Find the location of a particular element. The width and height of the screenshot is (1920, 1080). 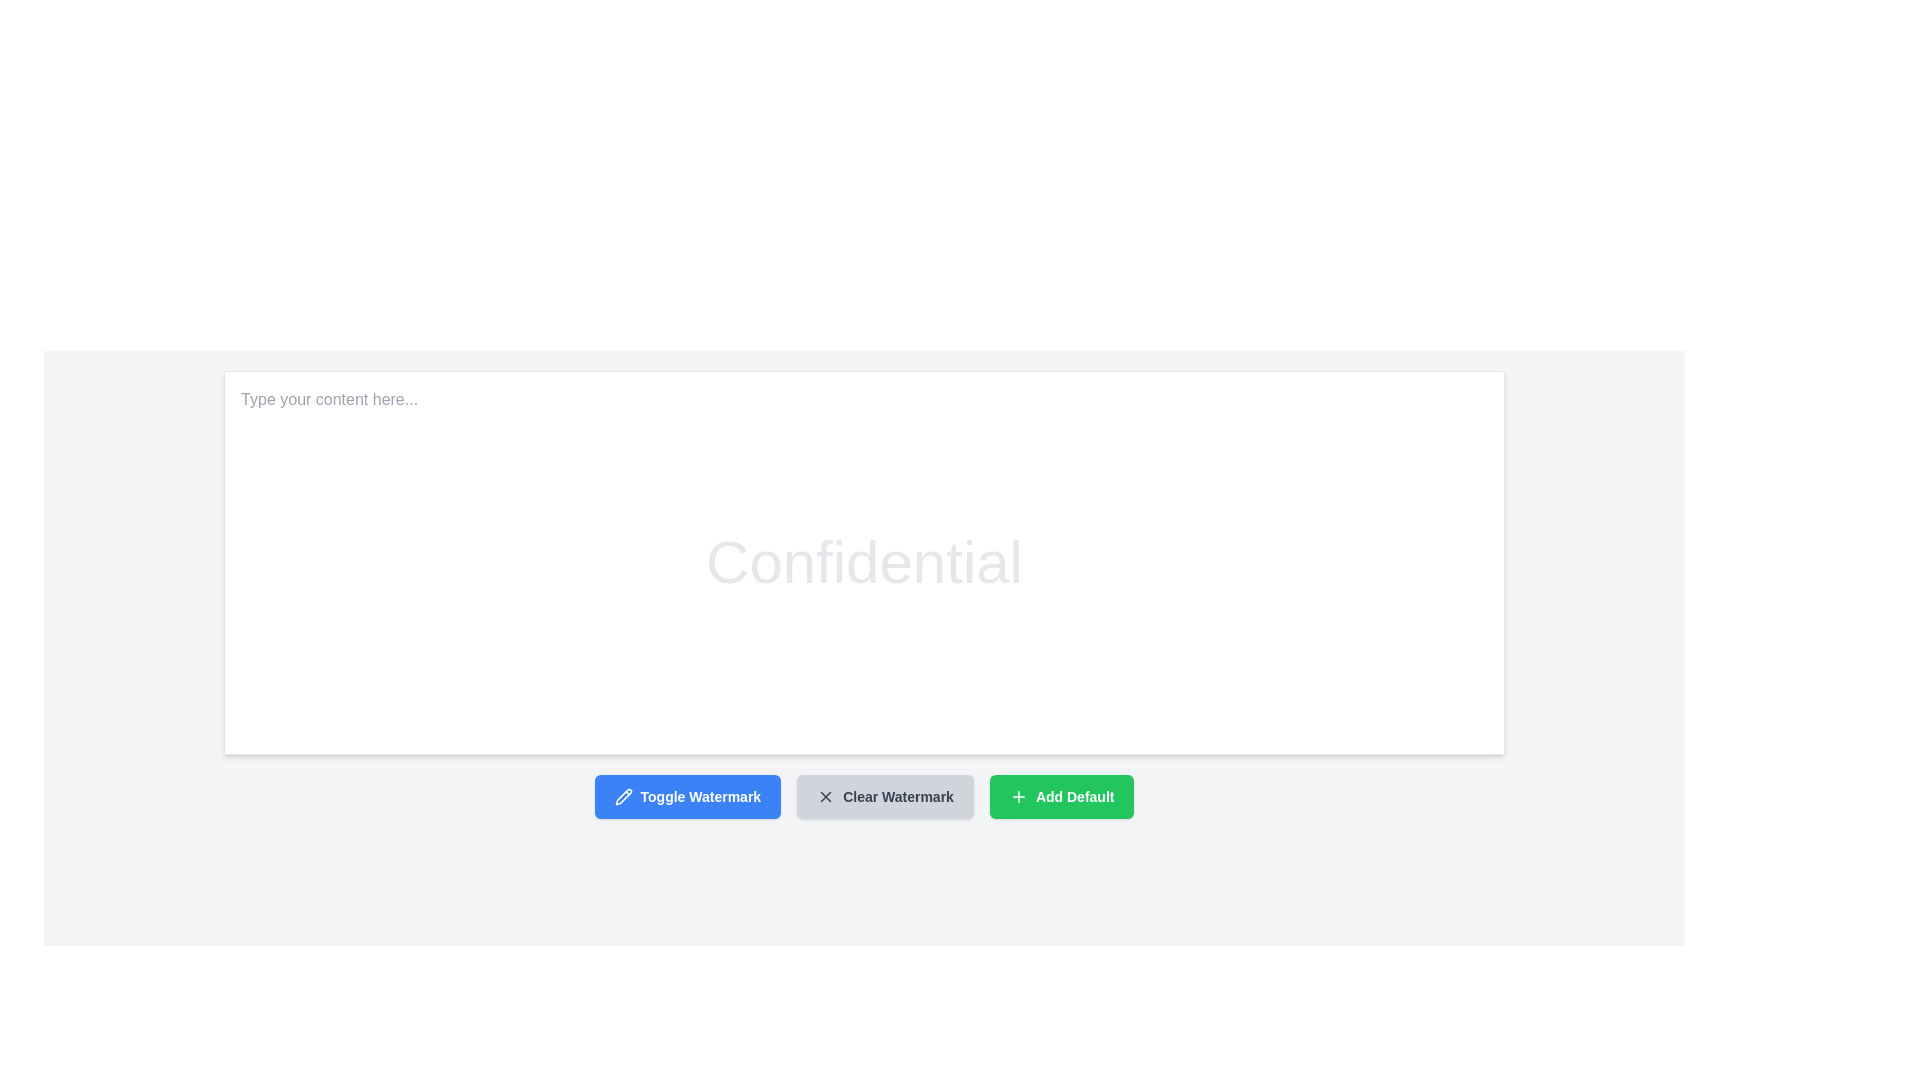

the button that adds default settings or configurations, which is the third button in a horizontal group located to the right of the 'Clear Watermark' button is located at coordinates (1061, 796).